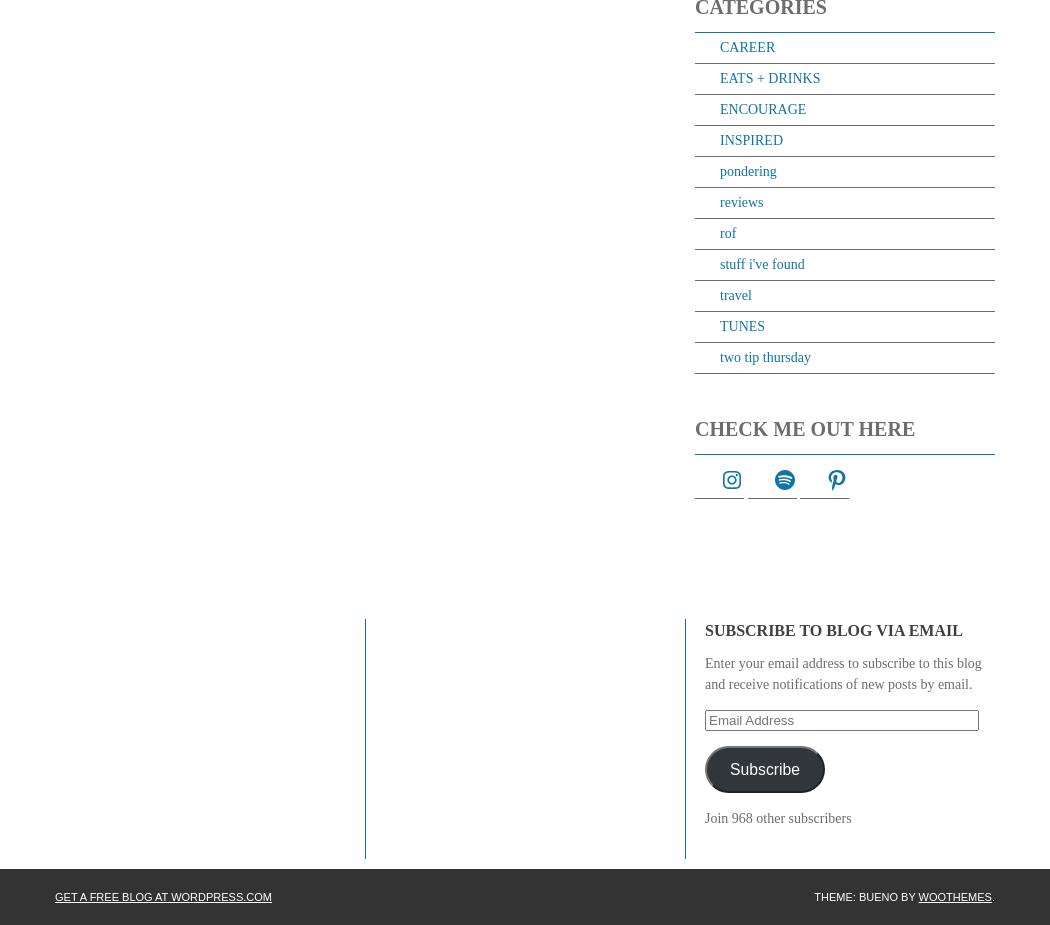  What do you see at coordinates (726, 232) in the screenshot?
I see `'rof'` at bounding box center [726, 232].